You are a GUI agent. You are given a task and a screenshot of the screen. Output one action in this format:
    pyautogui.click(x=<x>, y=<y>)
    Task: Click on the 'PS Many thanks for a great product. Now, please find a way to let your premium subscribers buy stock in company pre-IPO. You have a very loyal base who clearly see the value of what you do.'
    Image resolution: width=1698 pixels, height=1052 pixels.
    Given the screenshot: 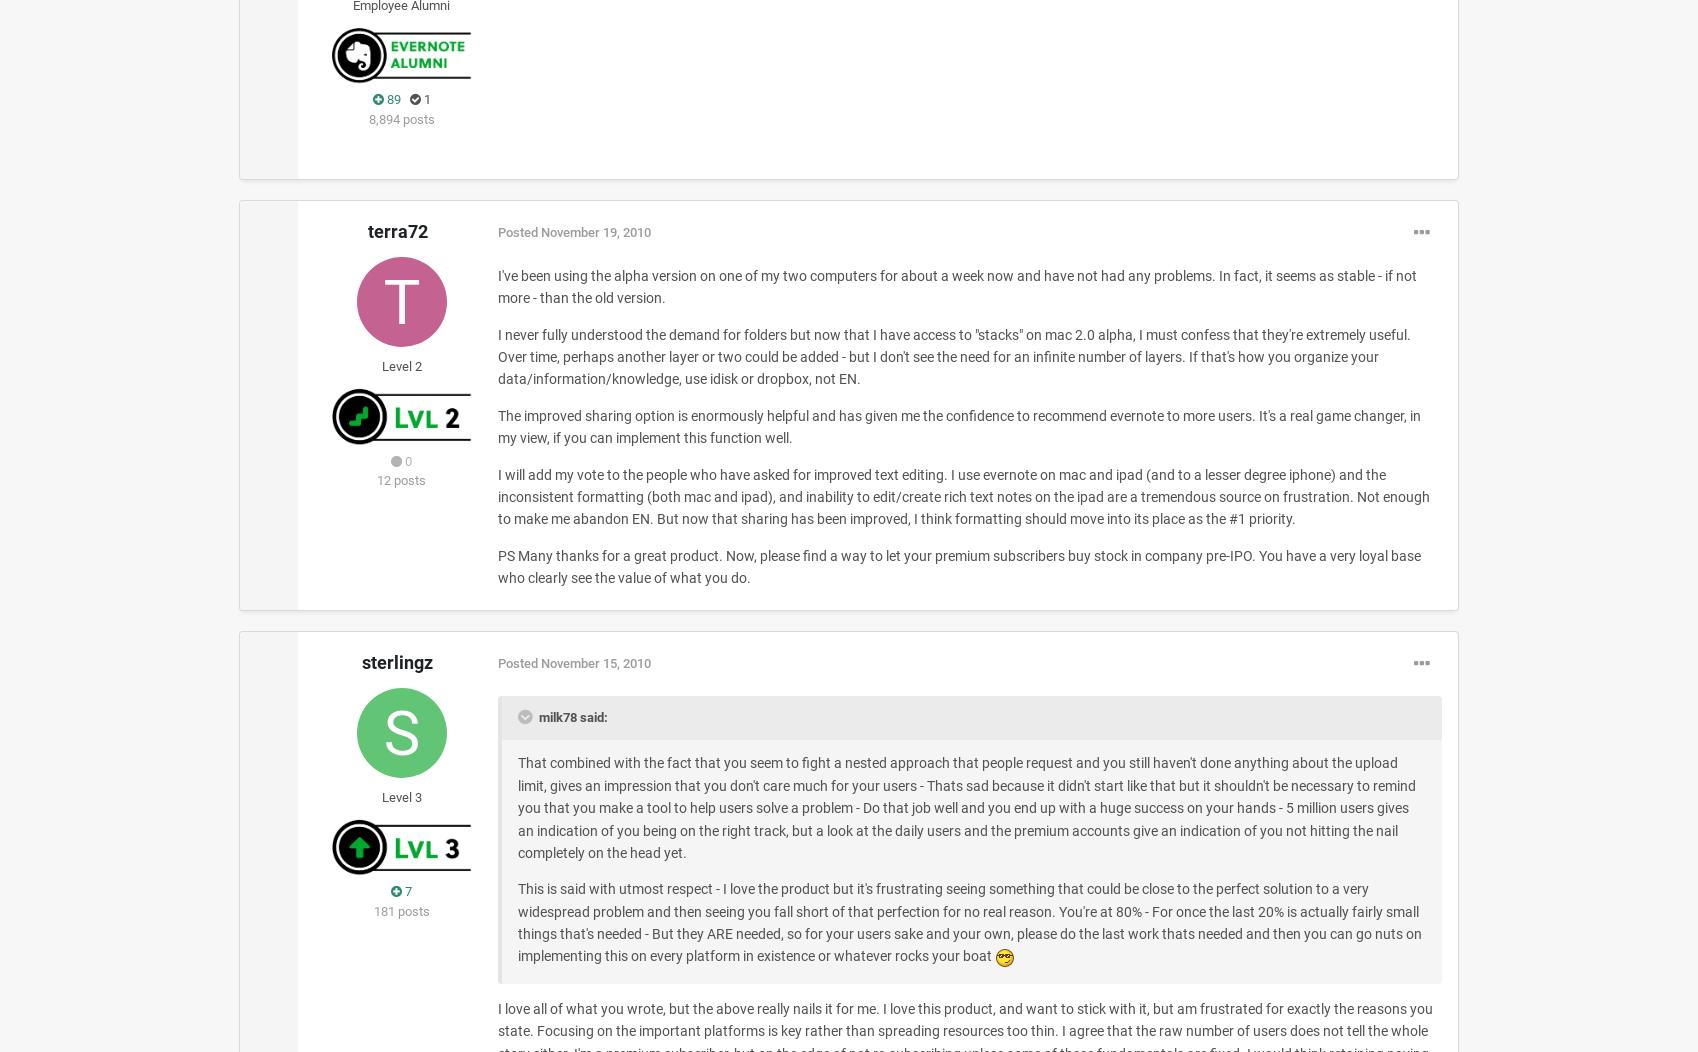 What is the action you would take?
    pyautogui.click(x=496, y=566)
    